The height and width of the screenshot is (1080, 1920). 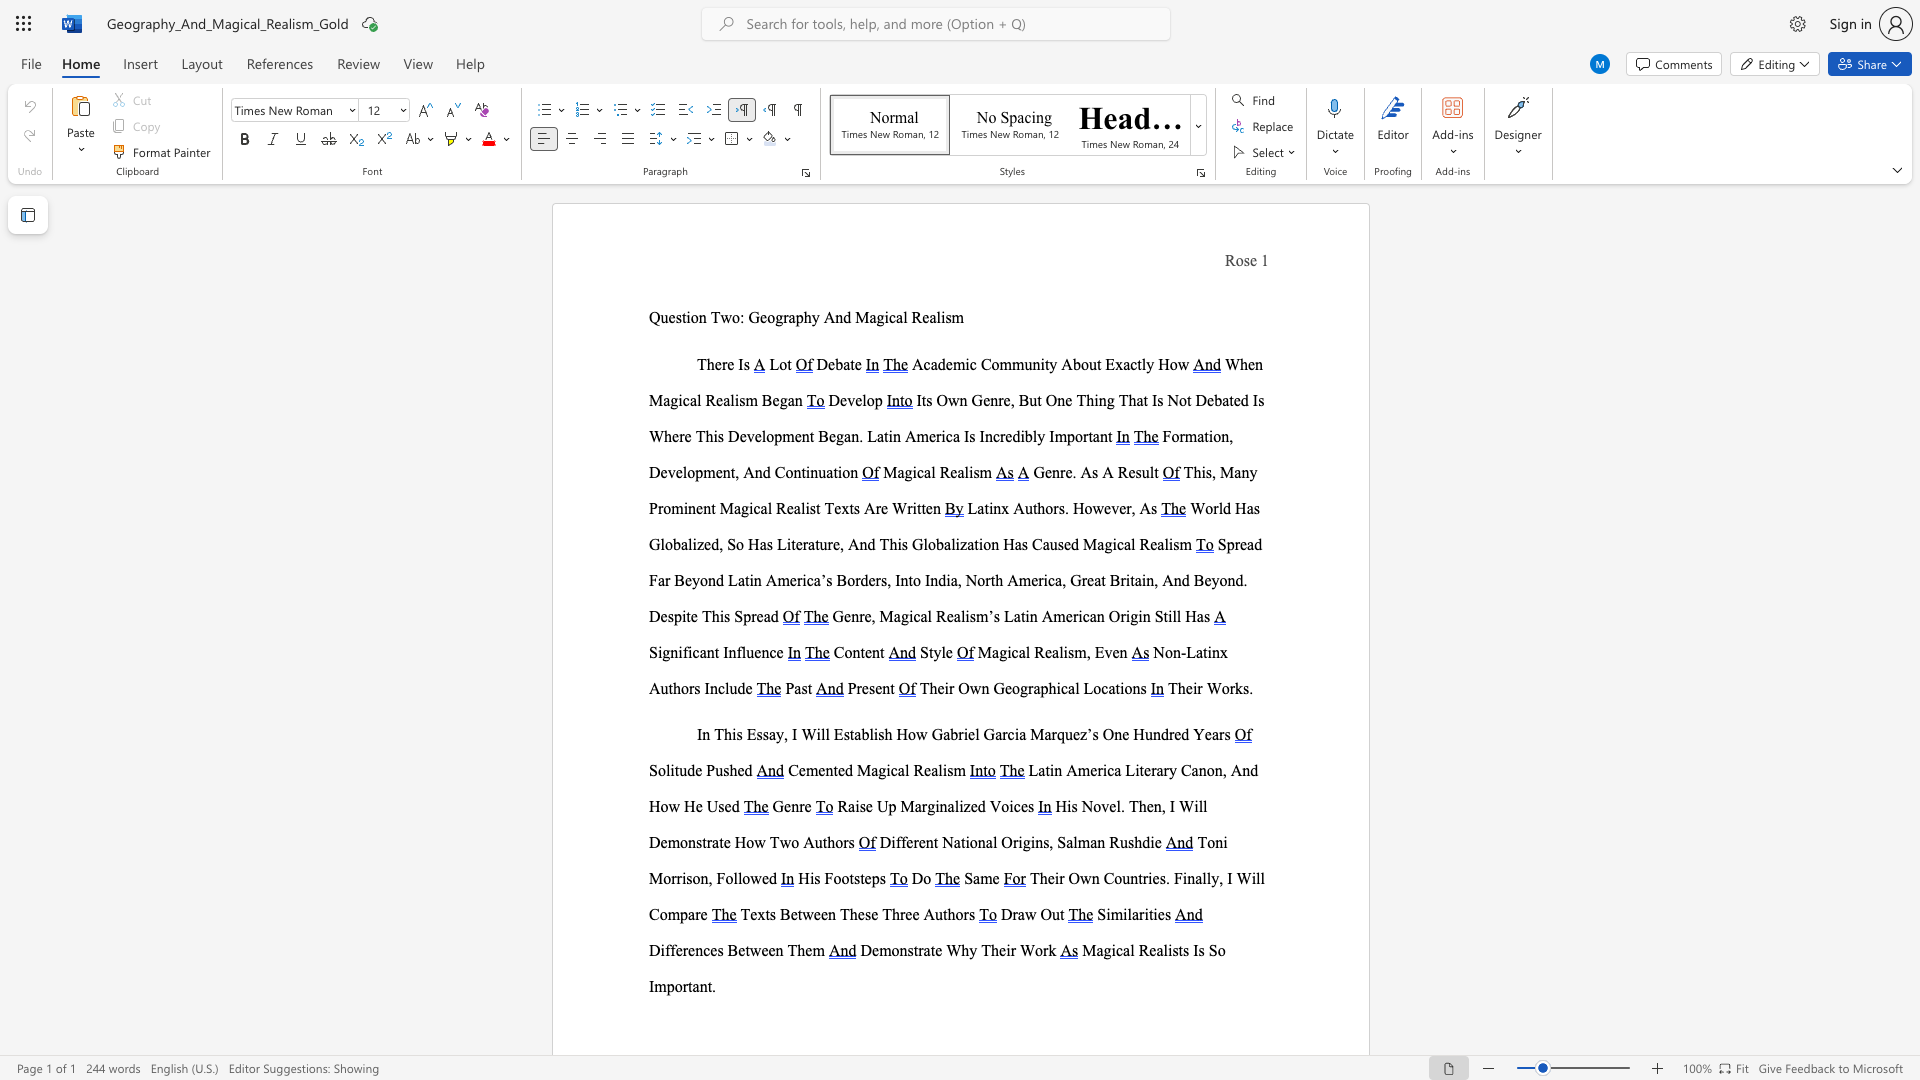 I want to click on the subset text "gical Reali" within the text "Magical Realism, Even", so click(x=999, y=652).